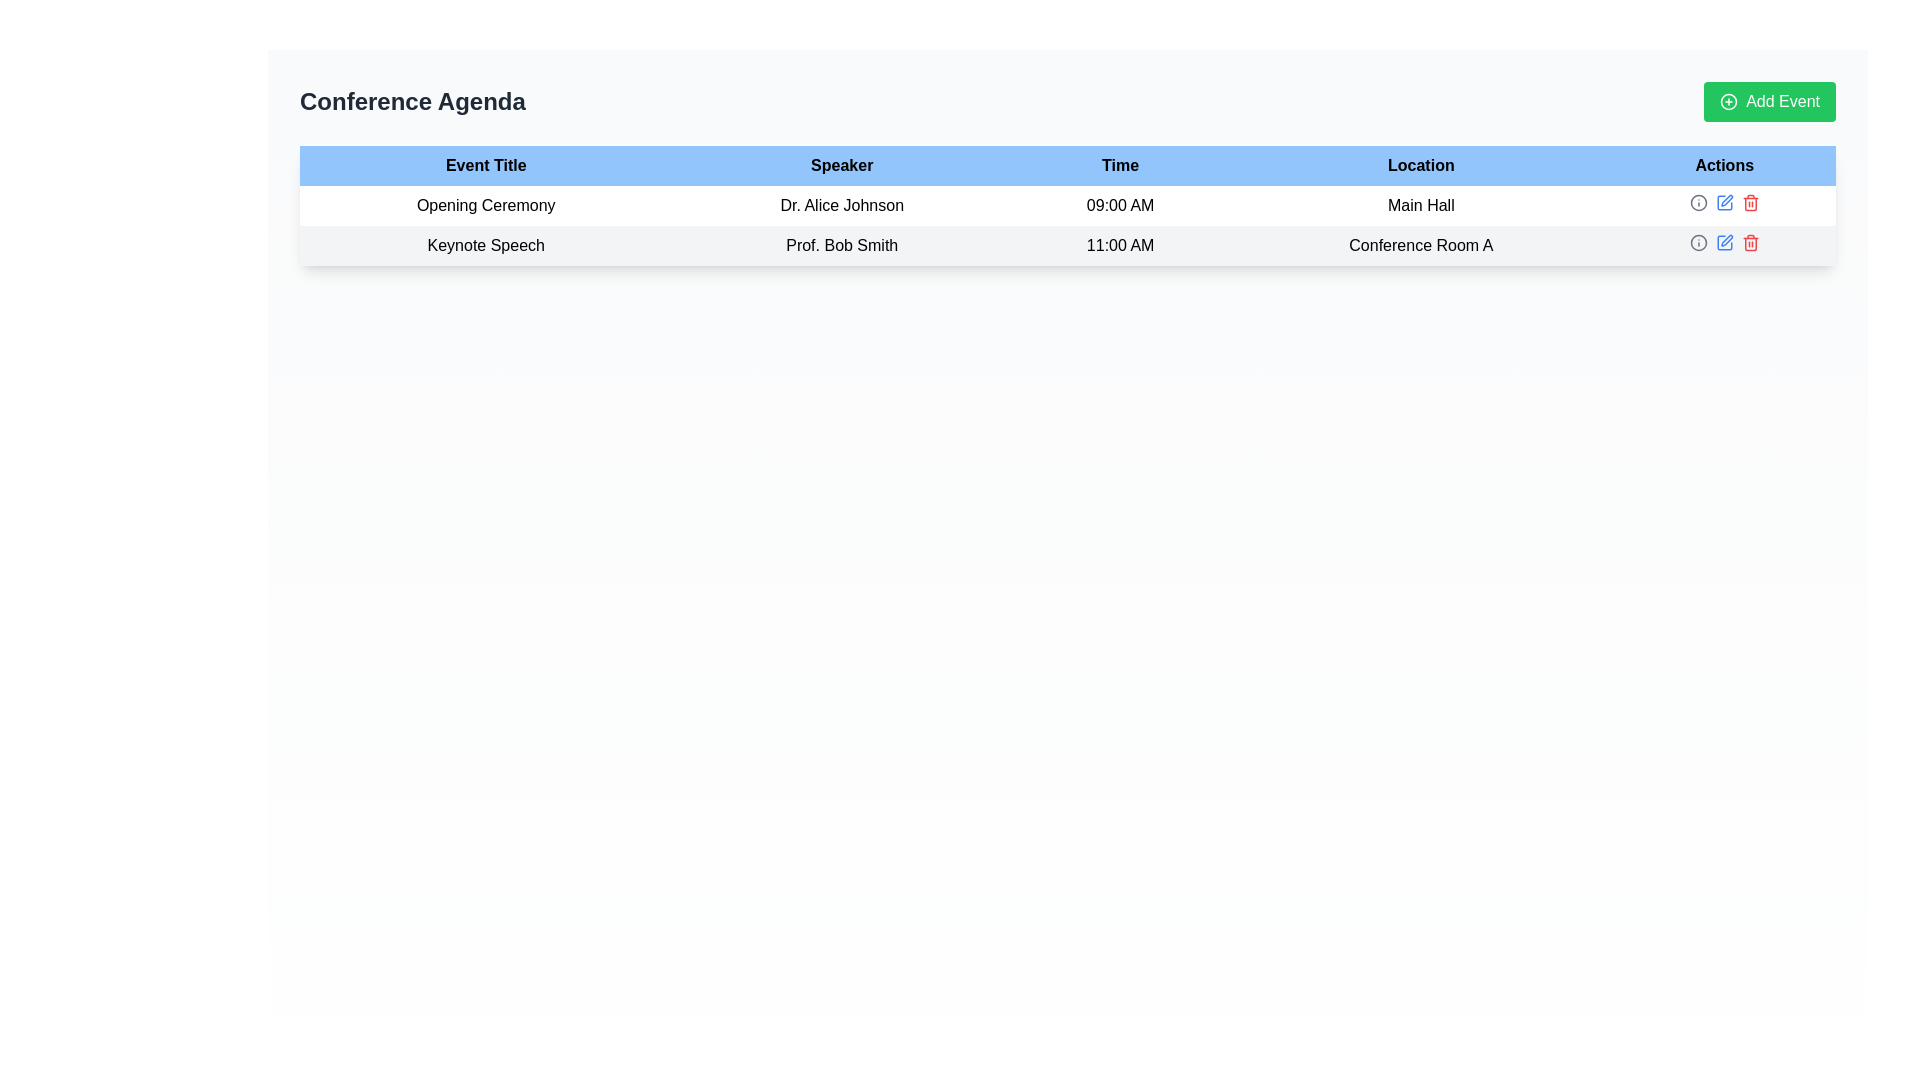 This screenshot has height=1080, width=1920. I want to click on the horizontally arranged group of three interactive buttons/icons in the 'Actions' column of the first row, so click(1723, 203).